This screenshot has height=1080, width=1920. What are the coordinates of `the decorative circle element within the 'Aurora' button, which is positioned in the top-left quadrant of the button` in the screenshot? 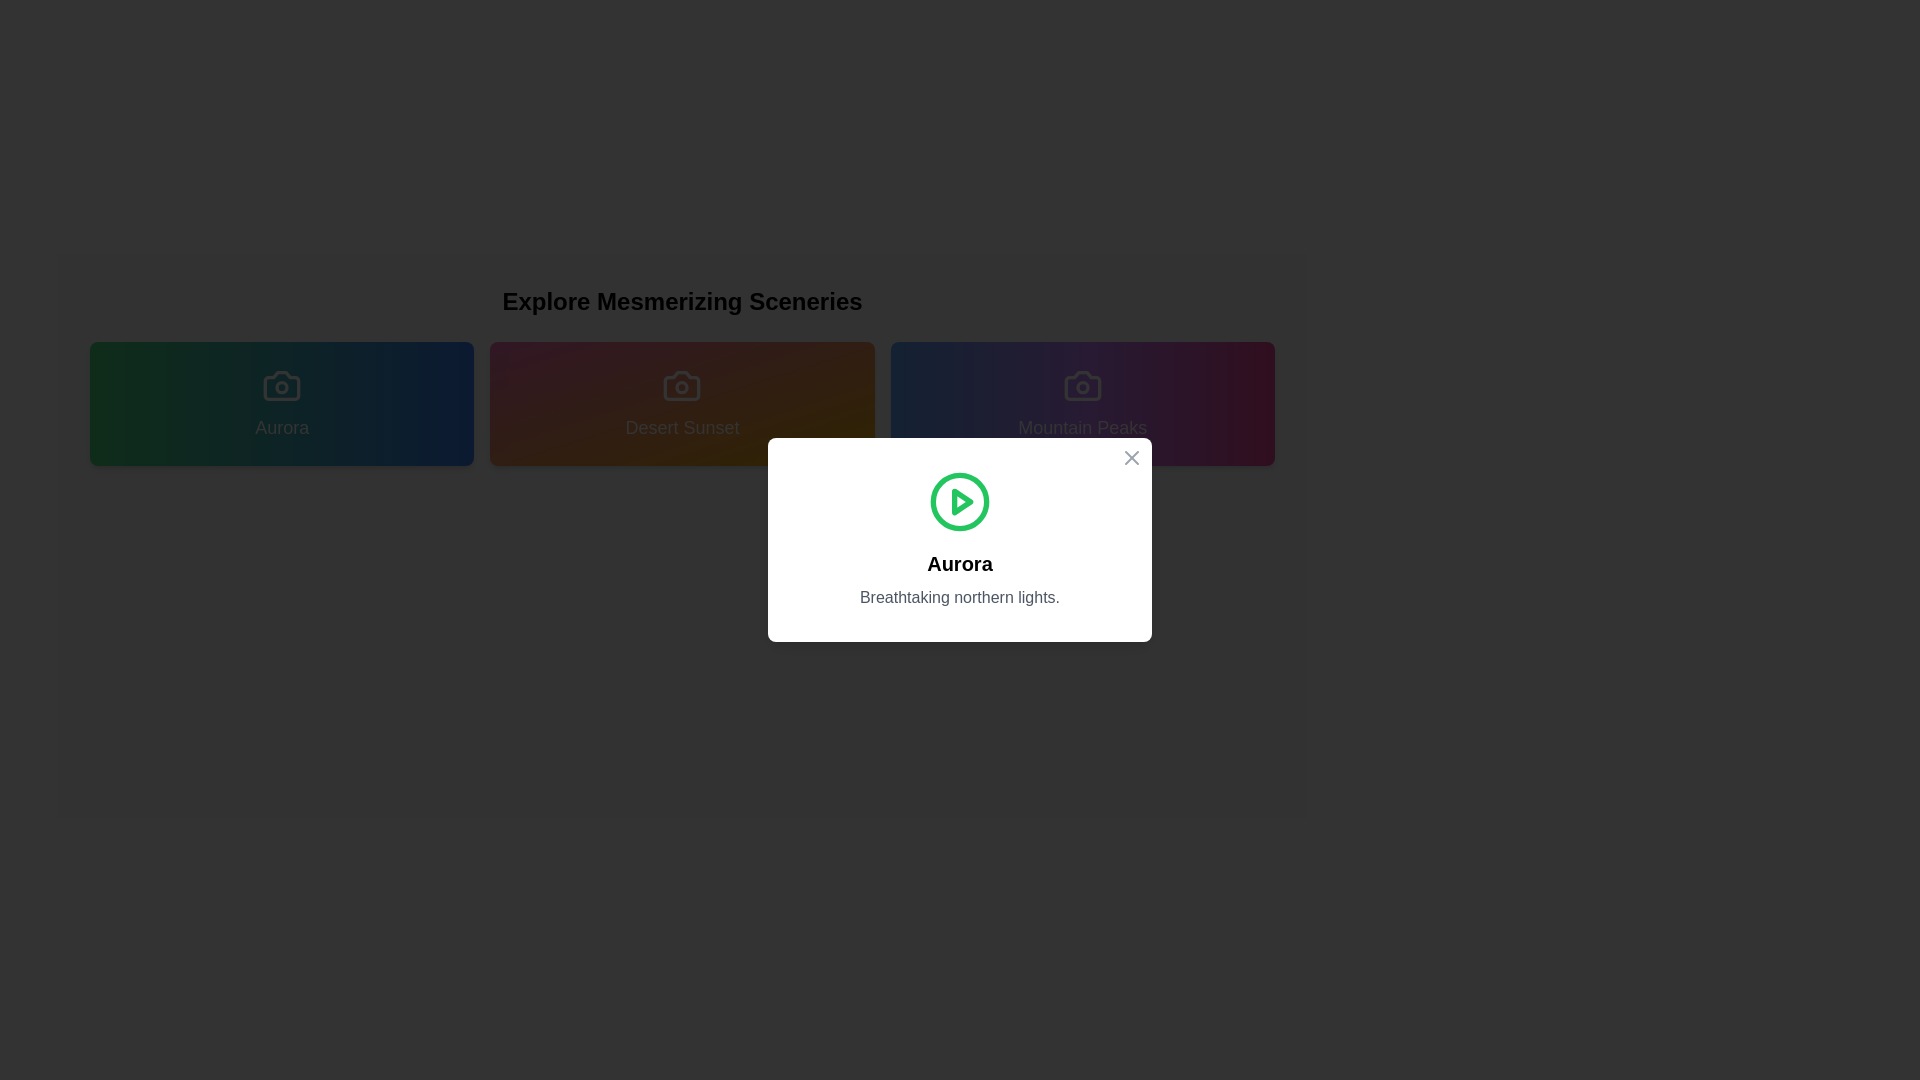 It's located at (281, 387).